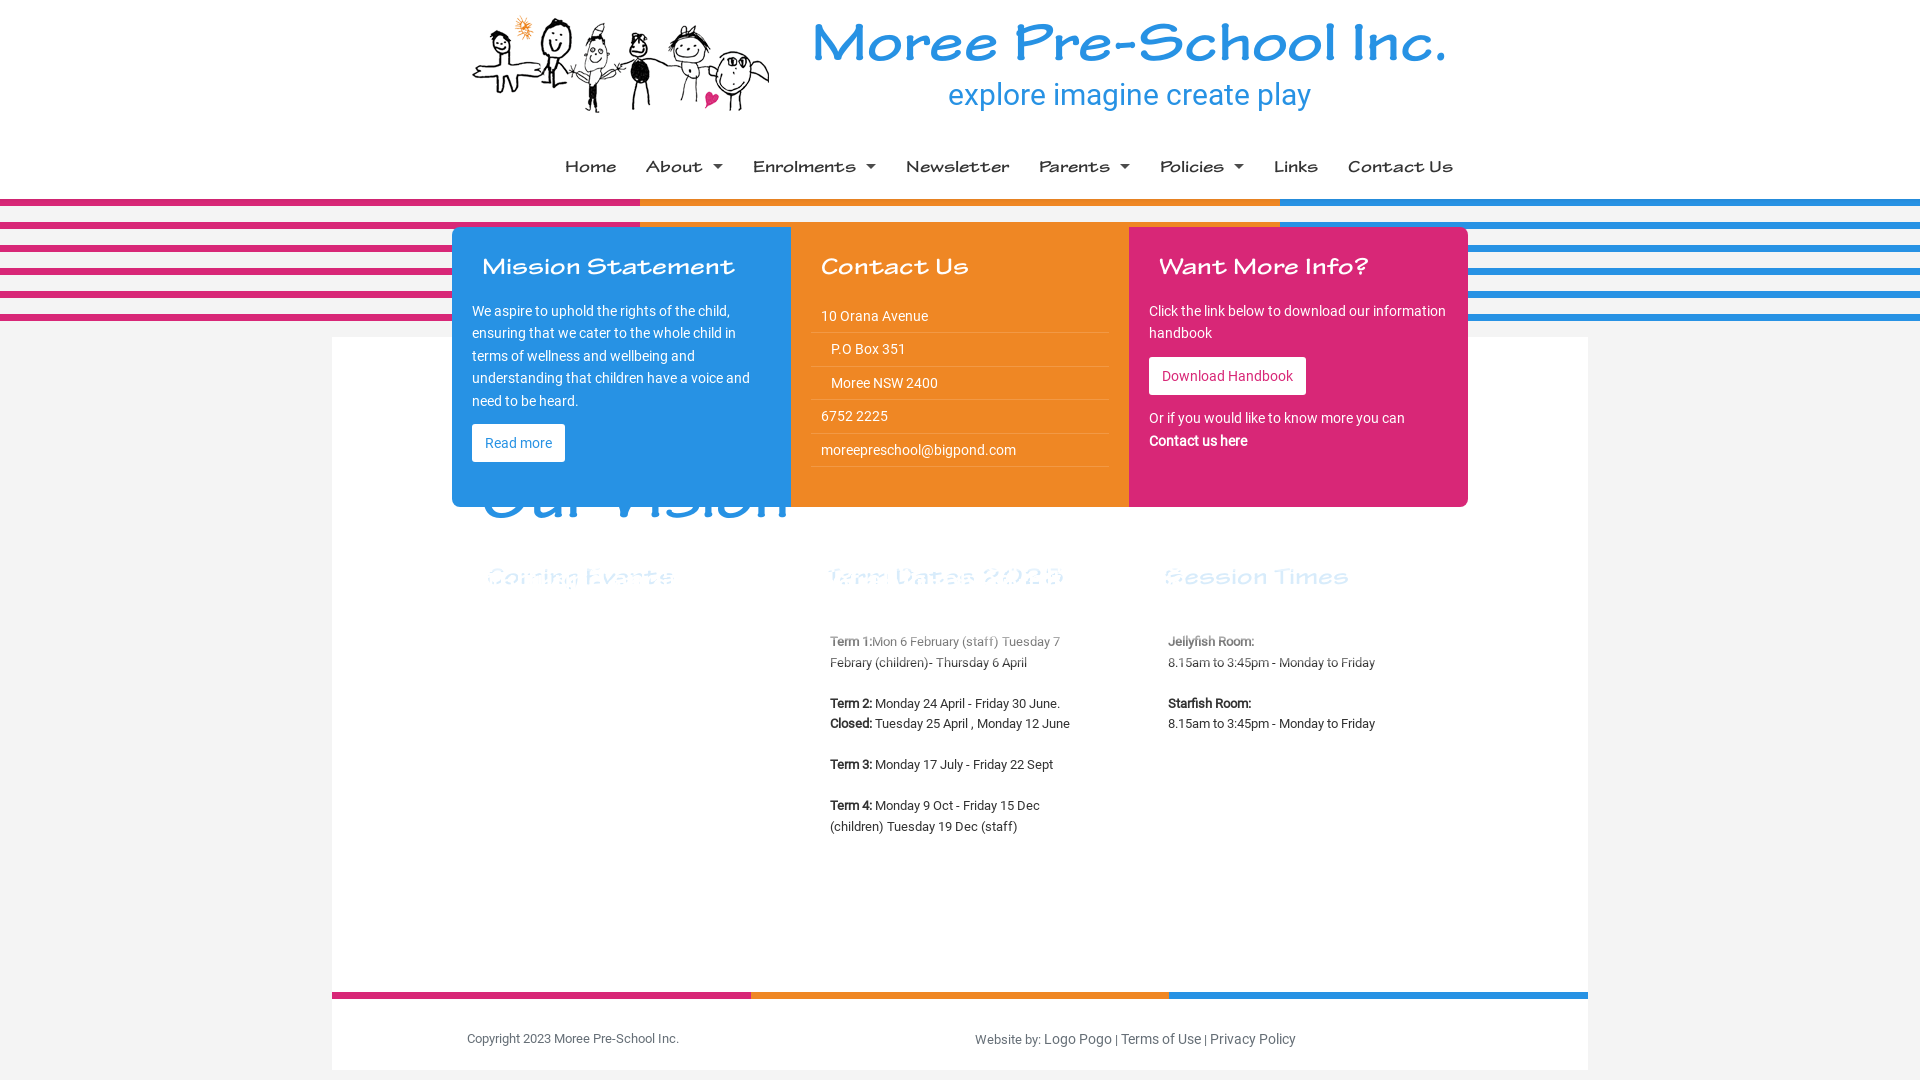 The image size is (1920, 1080). What do you see at coordinates (518, 442) in the screenshot?
I see `'Read more'` at bounding box center [518, 442].